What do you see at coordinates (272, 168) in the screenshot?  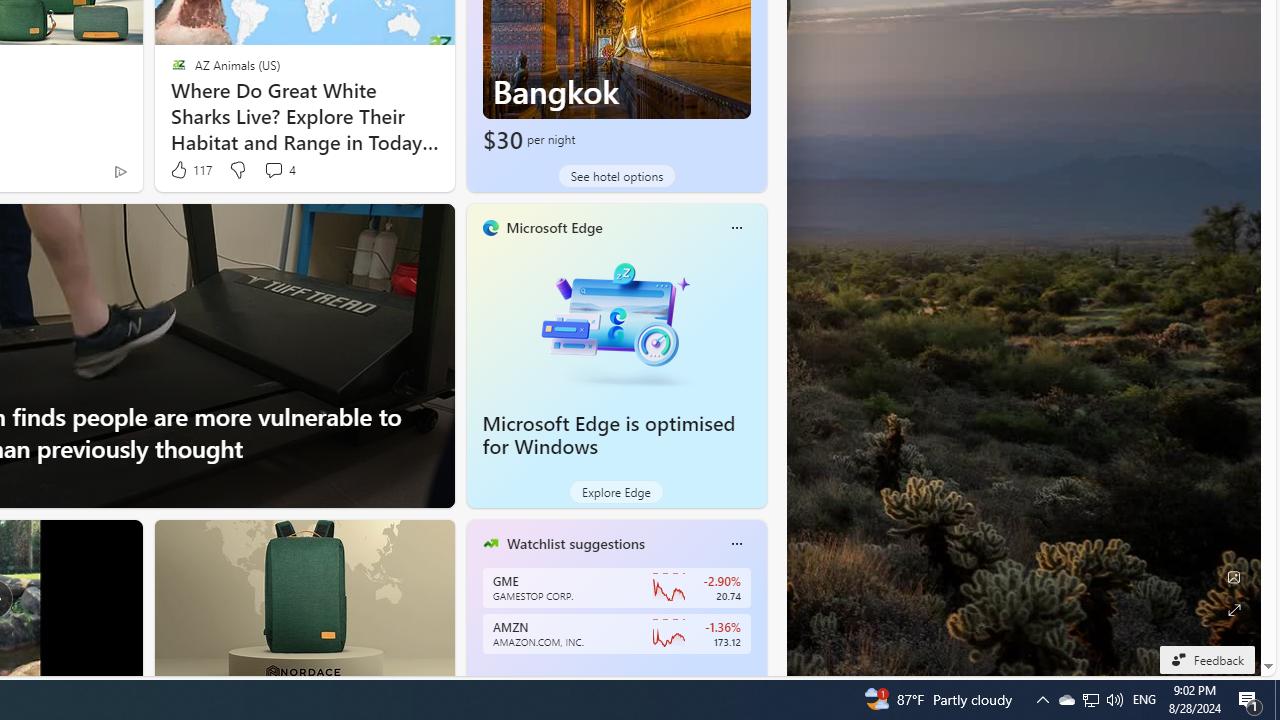 I see `'View comments 4 Comment'` at bounding box center [272, 168].